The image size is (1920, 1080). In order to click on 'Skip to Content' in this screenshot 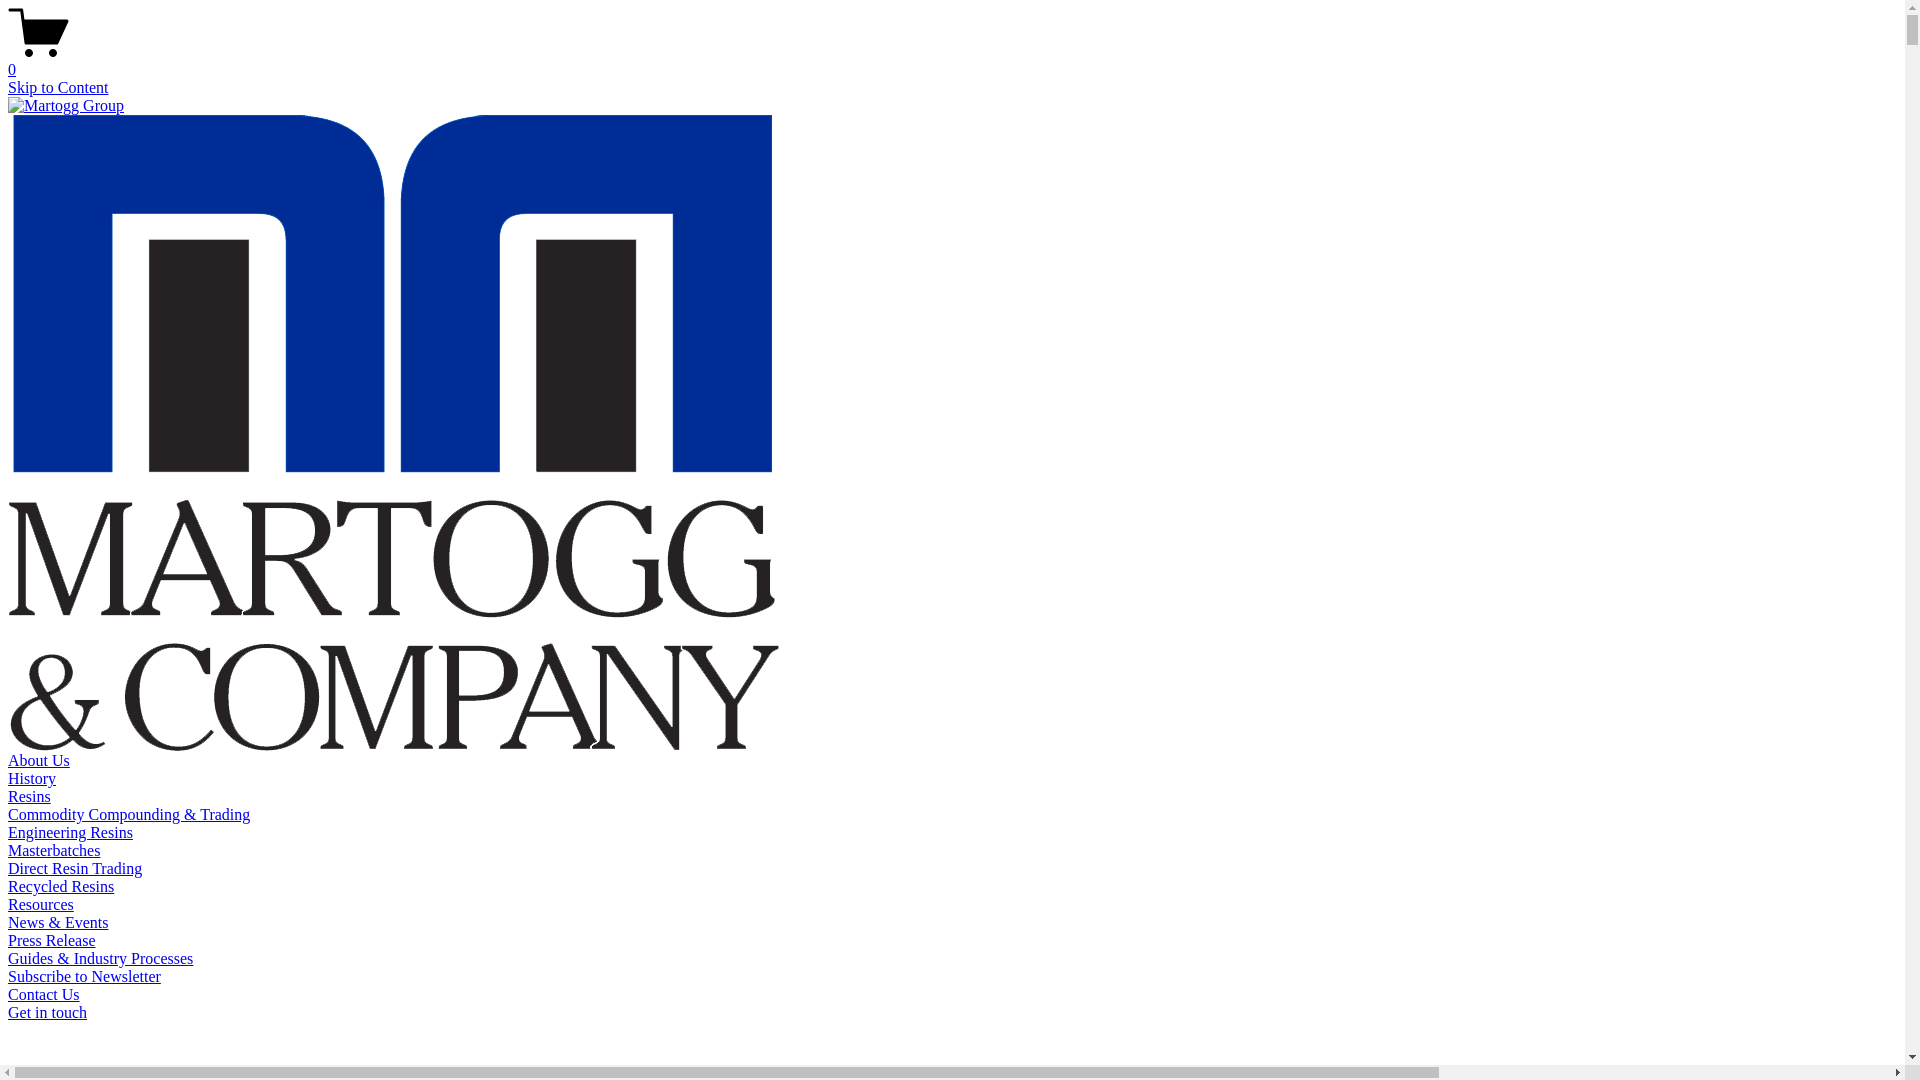, I will do `click(57, 86)`.